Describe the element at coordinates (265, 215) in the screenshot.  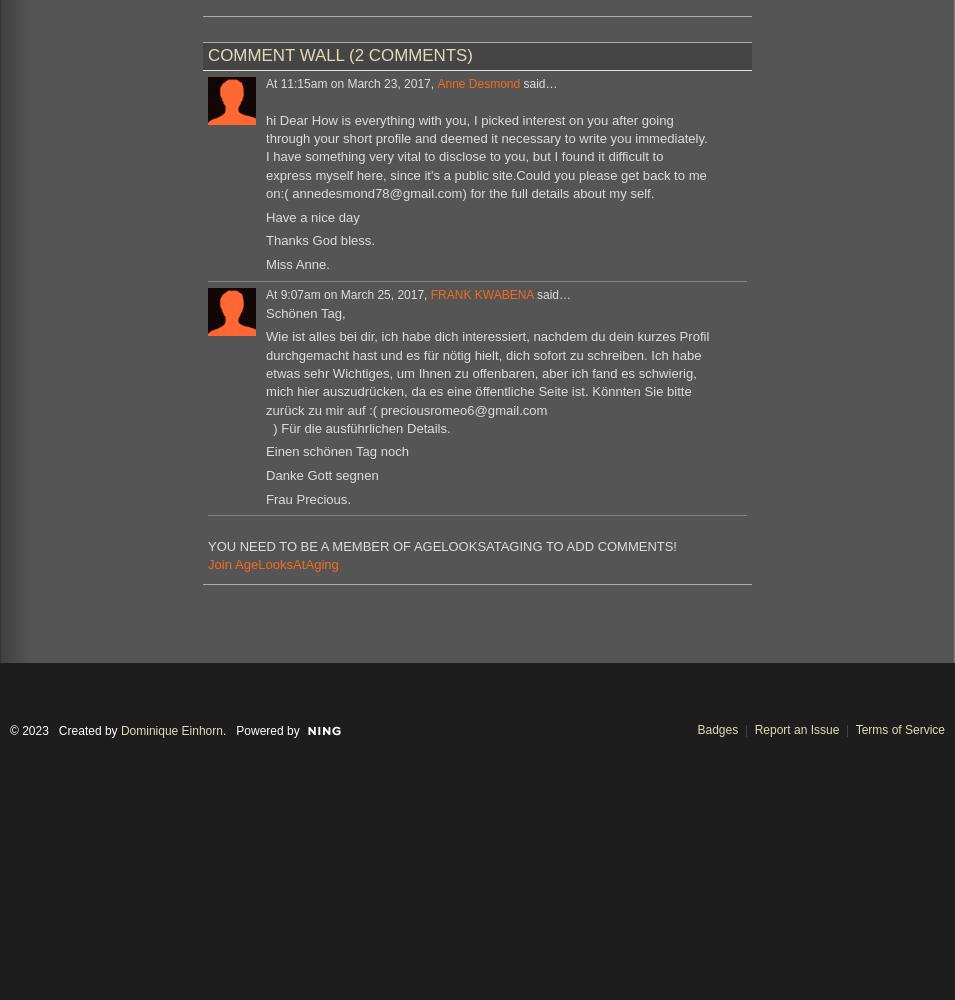
I see `'Have a nice day'` at that location.